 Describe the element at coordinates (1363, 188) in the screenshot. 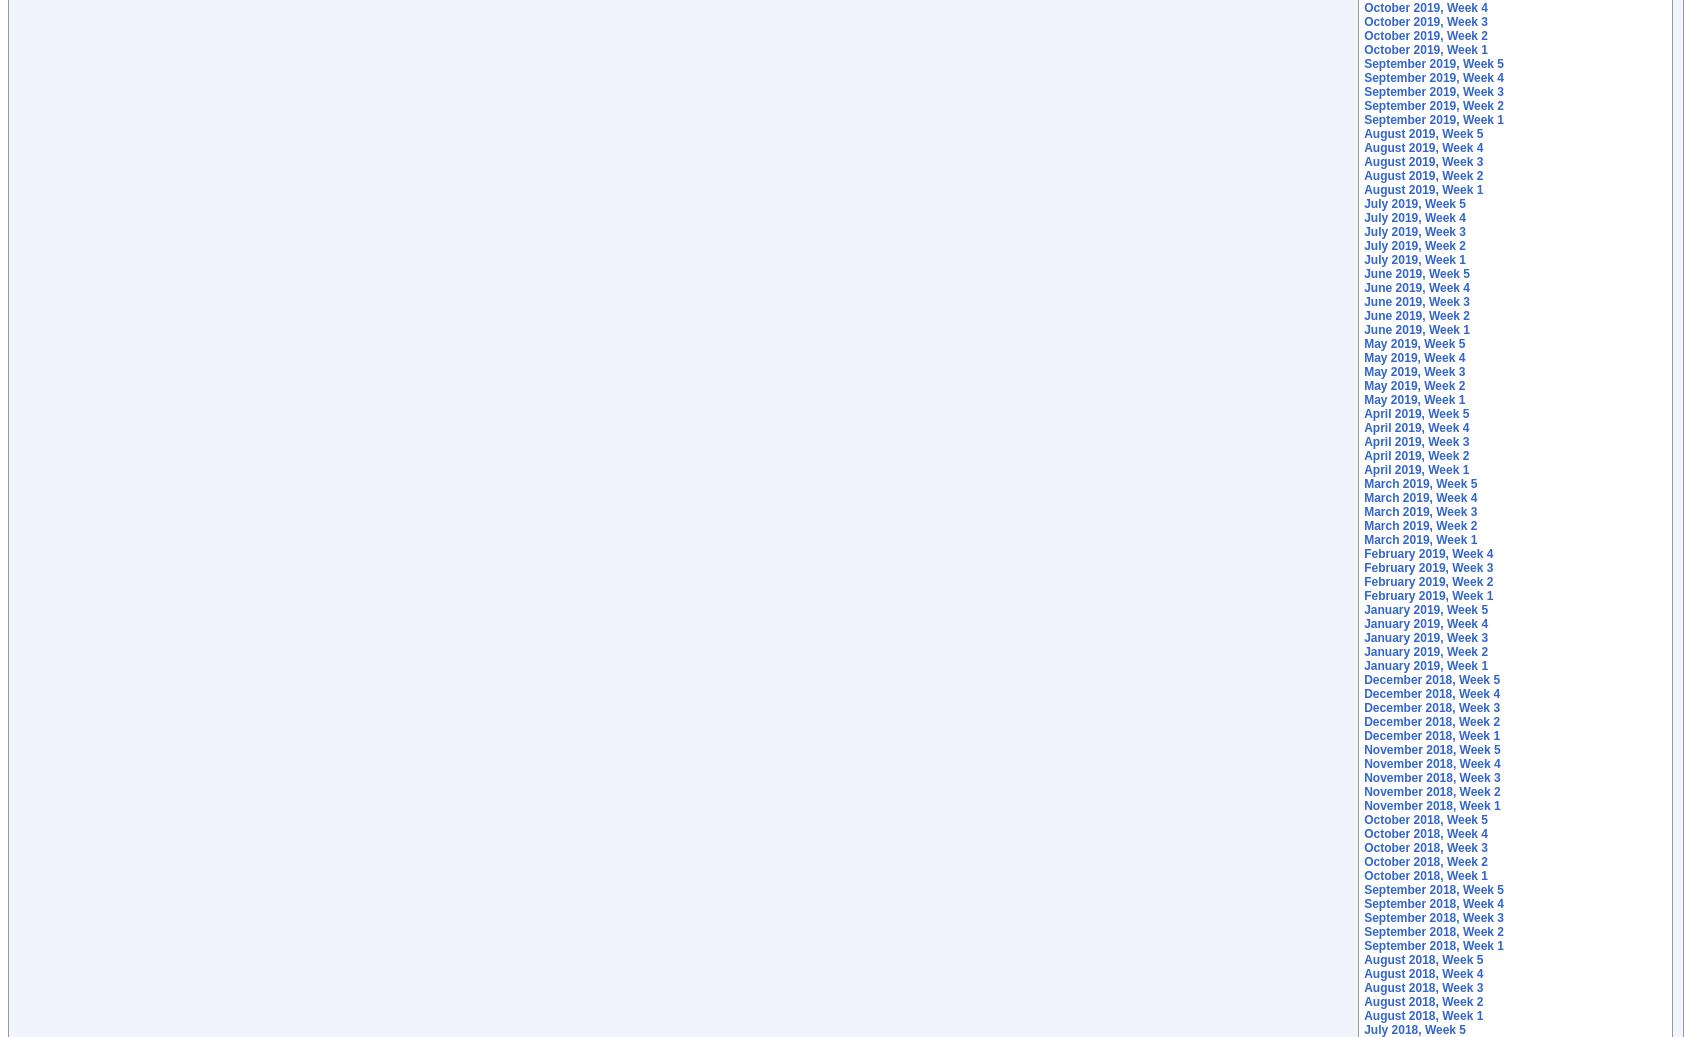

I see `'August 2019, Week 1'` at that location.